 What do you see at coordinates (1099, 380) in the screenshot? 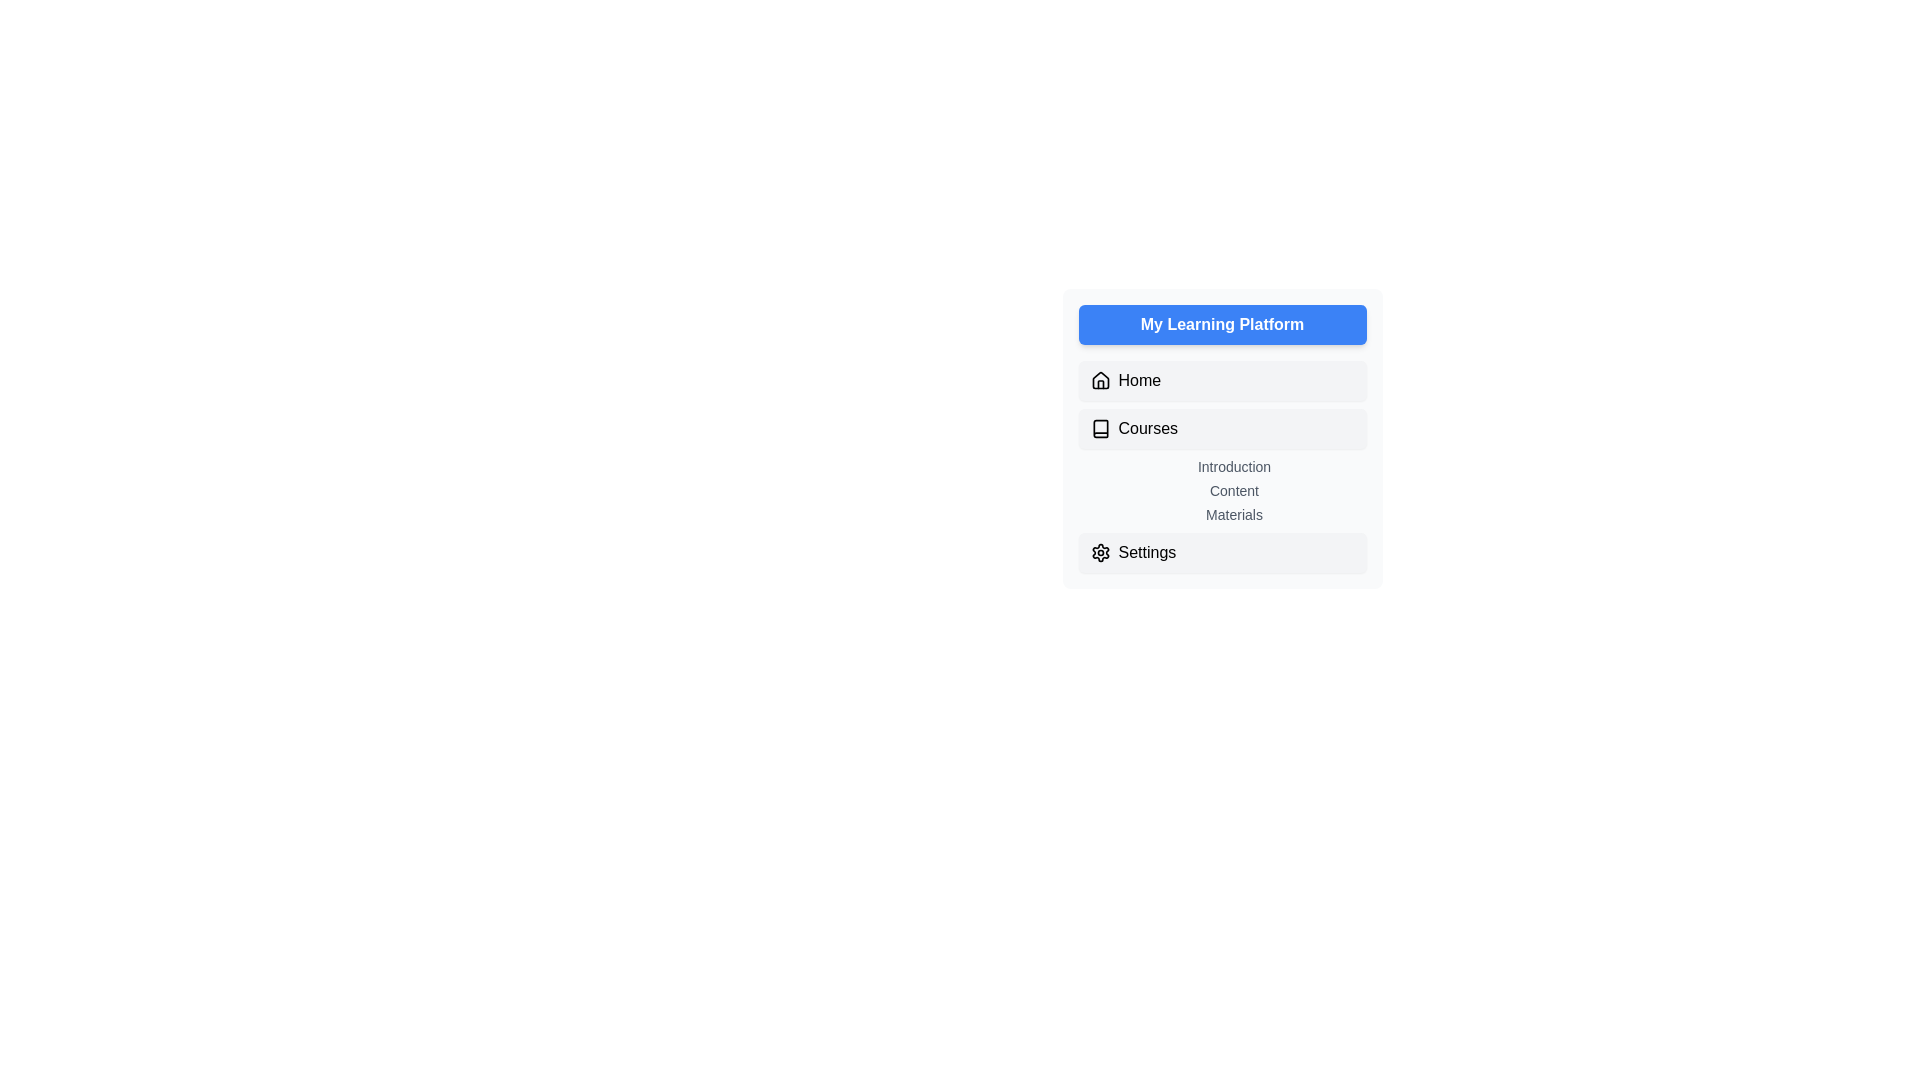
I see `the vector graphics component representing the 'Home' menu item icon located in the leftmost portion of the house-shaped icon in the navigation menu` at bounding box center [1099, 380].